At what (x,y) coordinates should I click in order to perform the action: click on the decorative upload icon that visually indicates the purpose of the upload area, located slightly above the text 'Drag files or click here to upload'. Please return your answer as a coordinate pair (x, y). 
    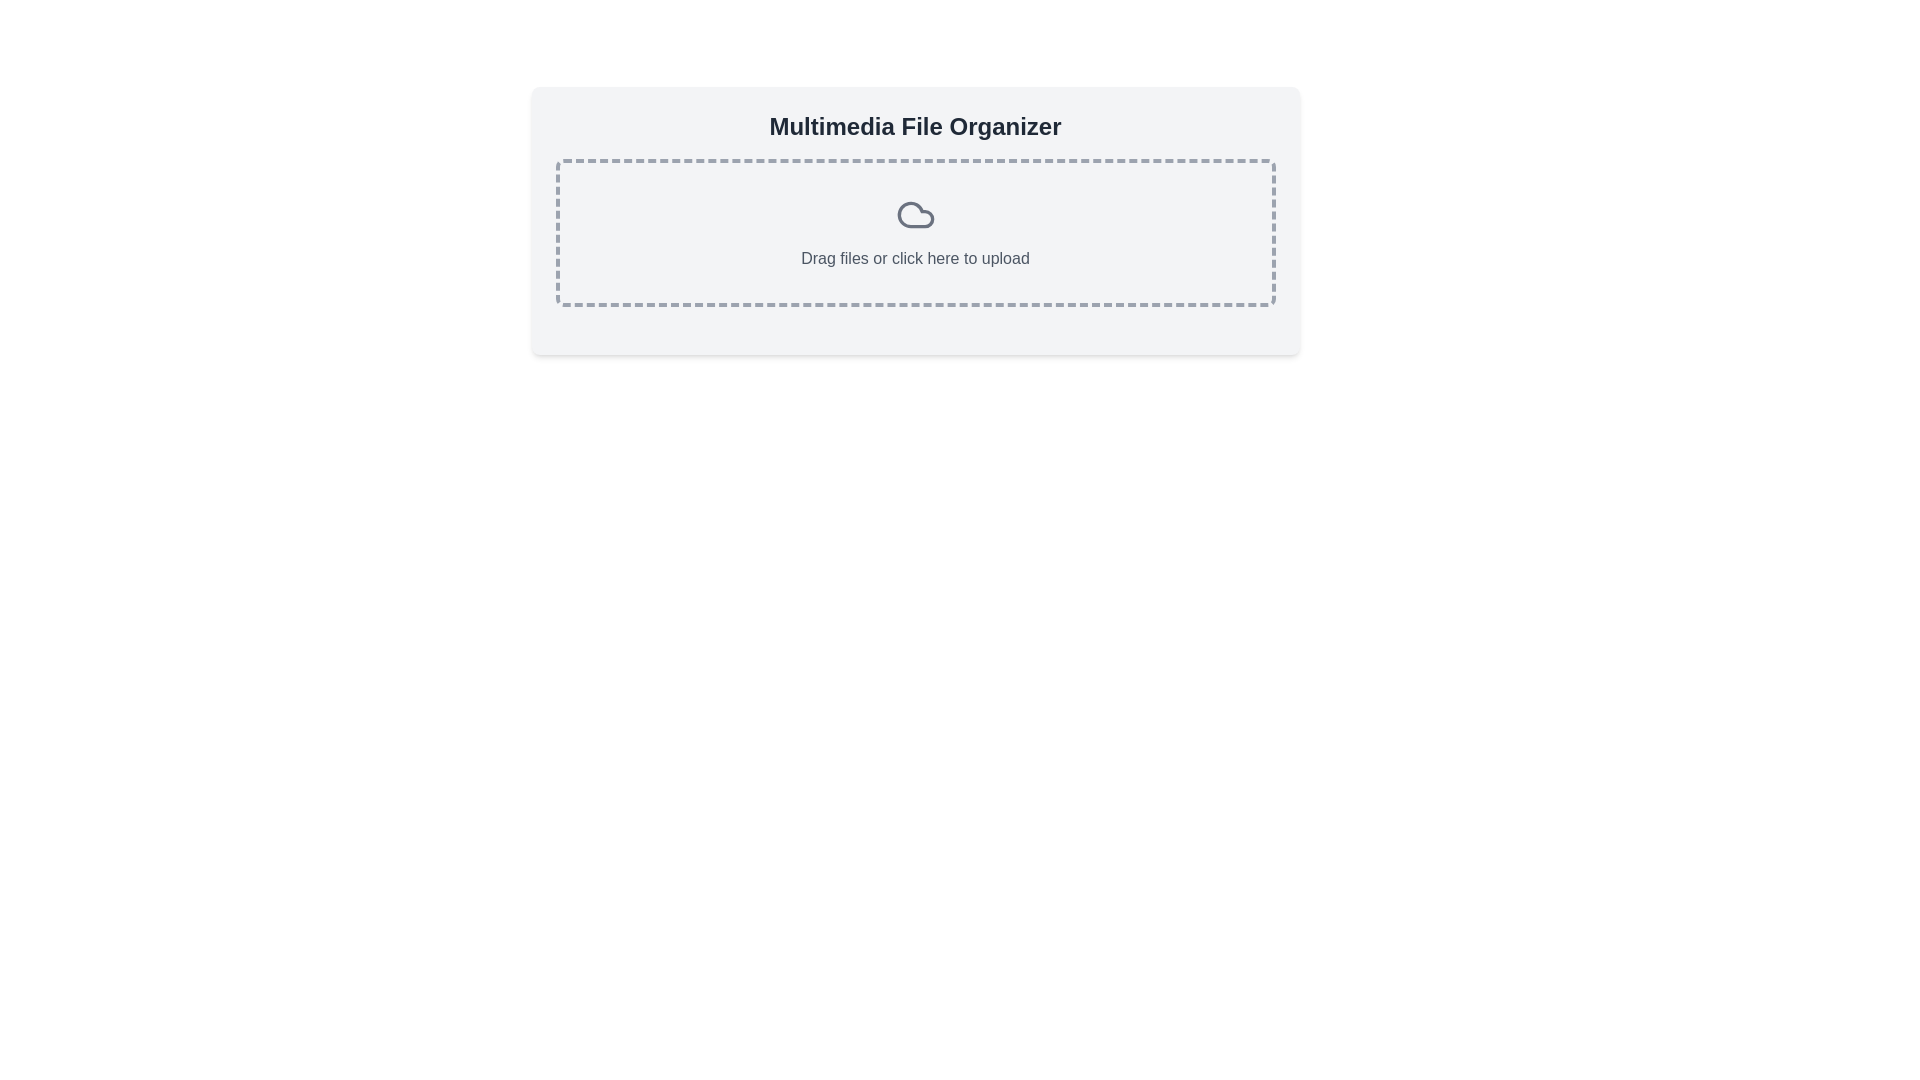
    Looking at the image, I should click on (914, 215).